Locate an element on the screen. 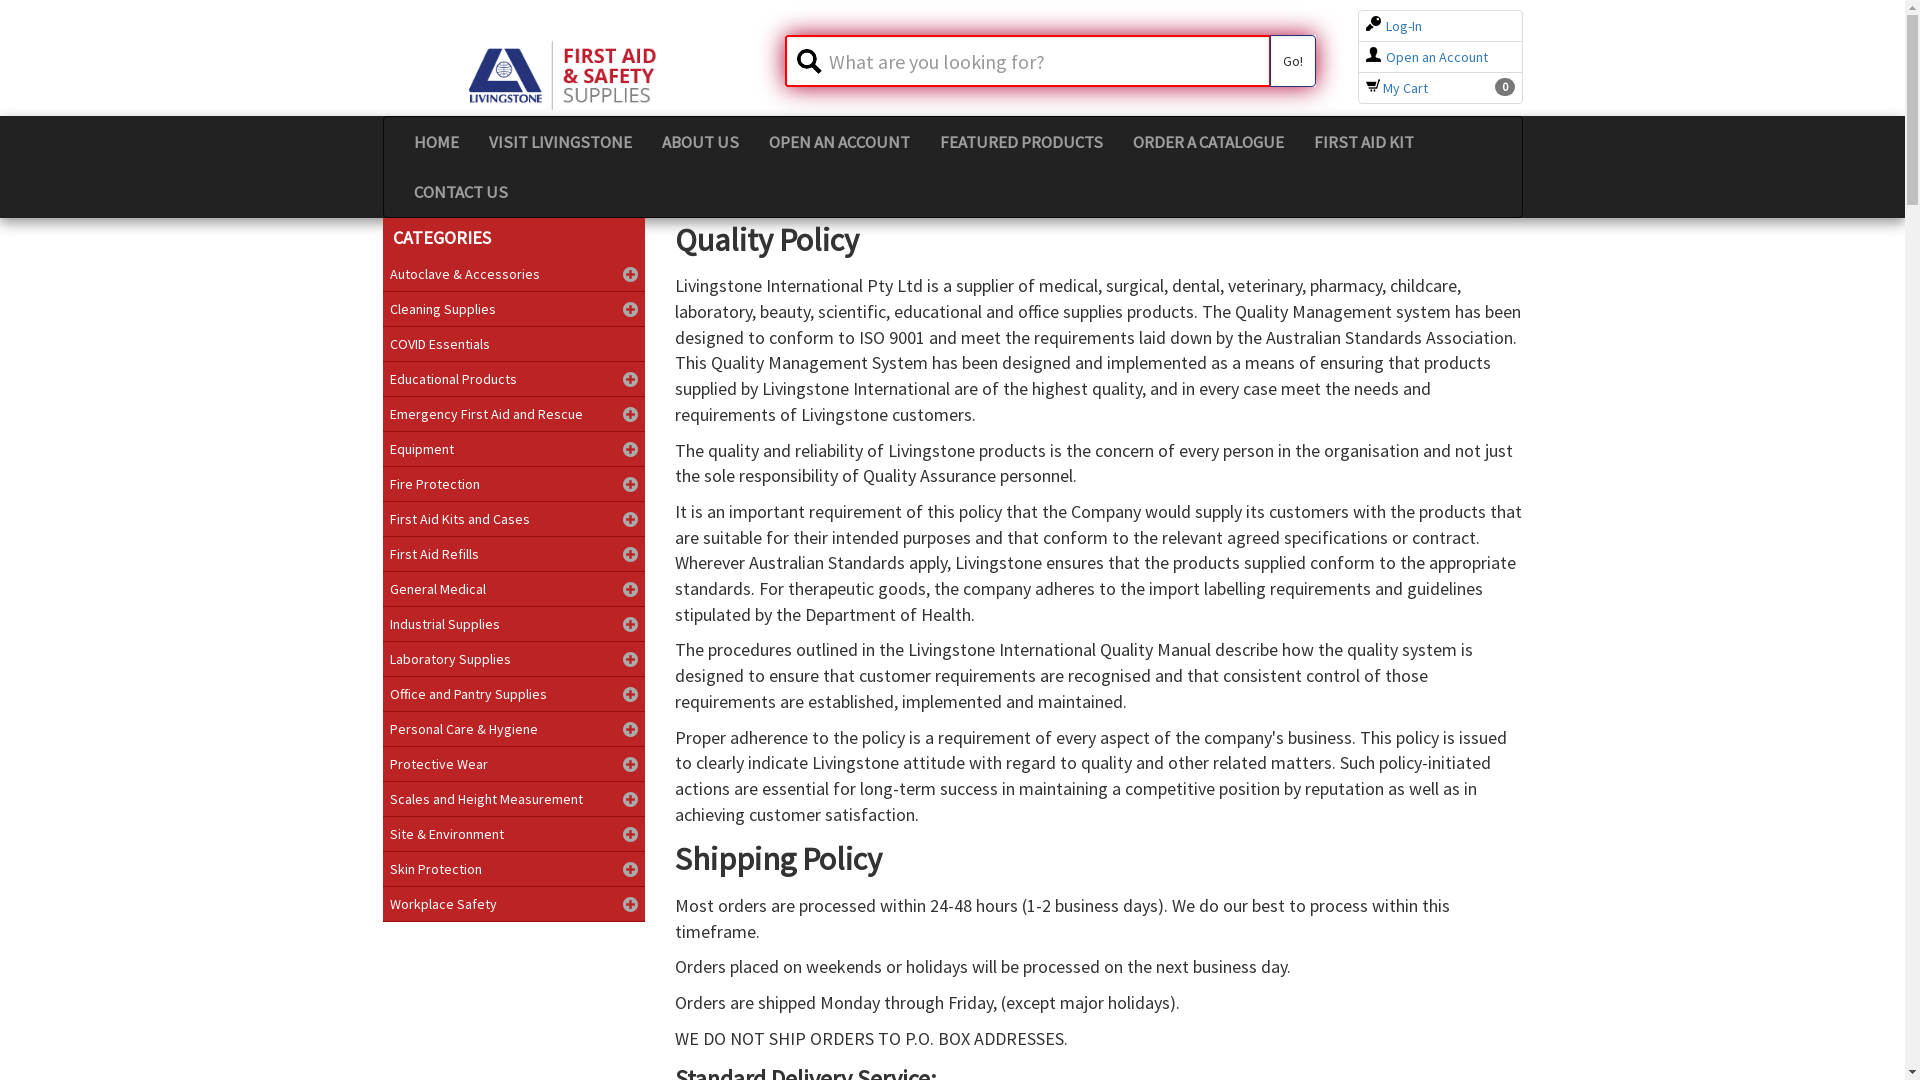  'Protective Wear' is located at coordinates (382, 763).